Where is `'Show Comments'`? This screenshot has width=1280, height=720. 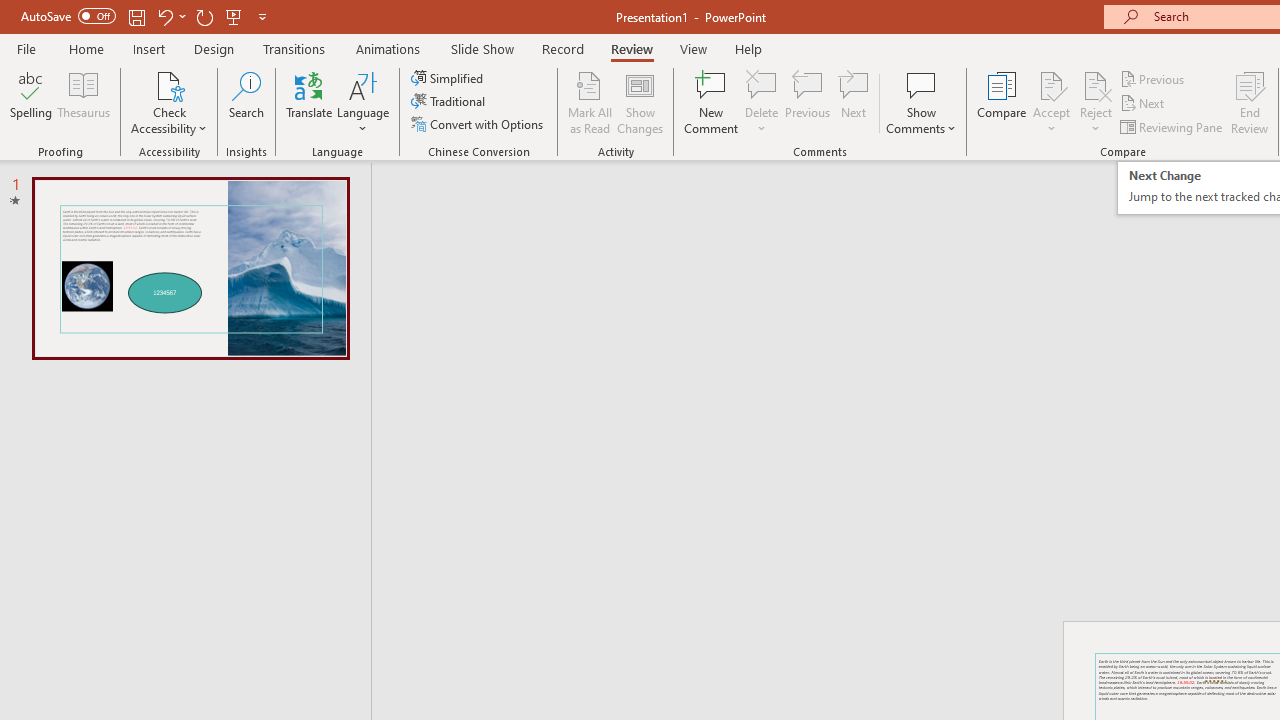
'Show Comments' is located at coordinates (920, 103).